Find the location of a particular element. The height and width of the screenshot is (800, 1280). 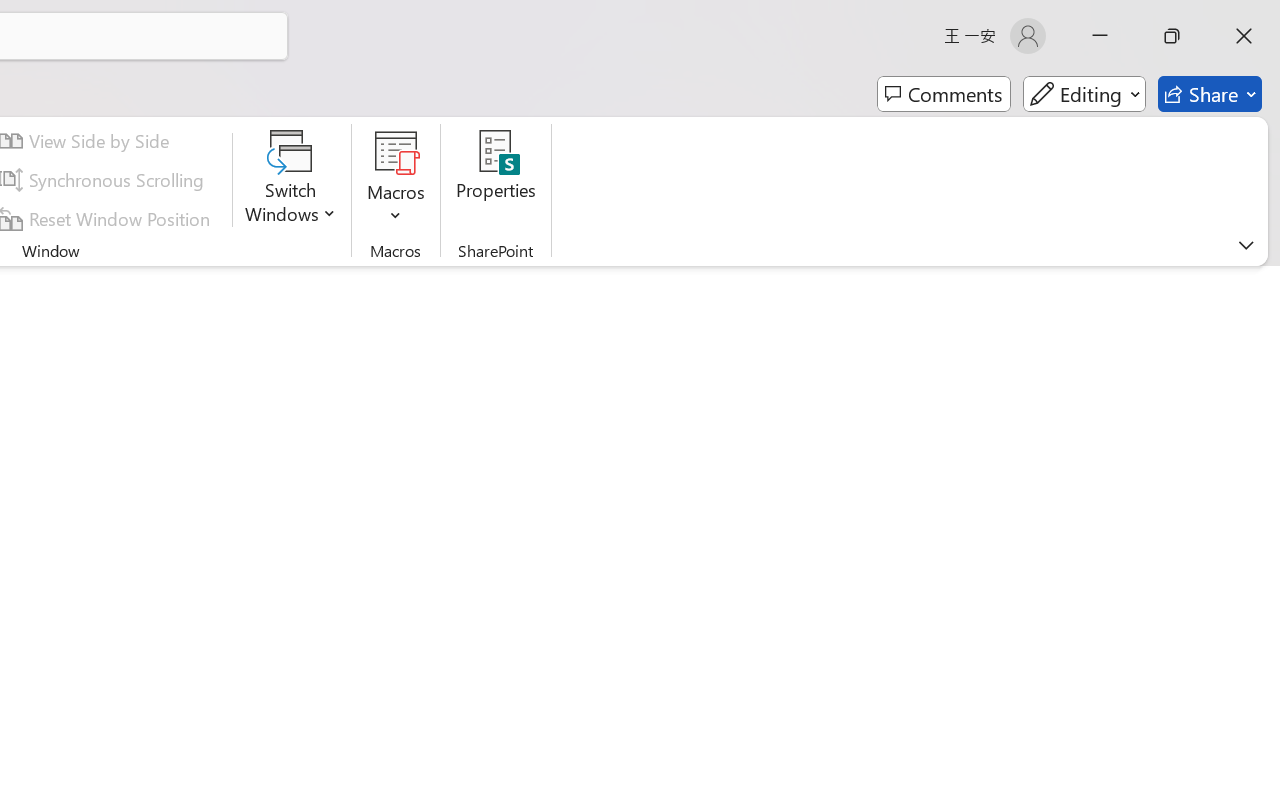

'Ribbon Display Options' is located at coordinates (1245, 244).